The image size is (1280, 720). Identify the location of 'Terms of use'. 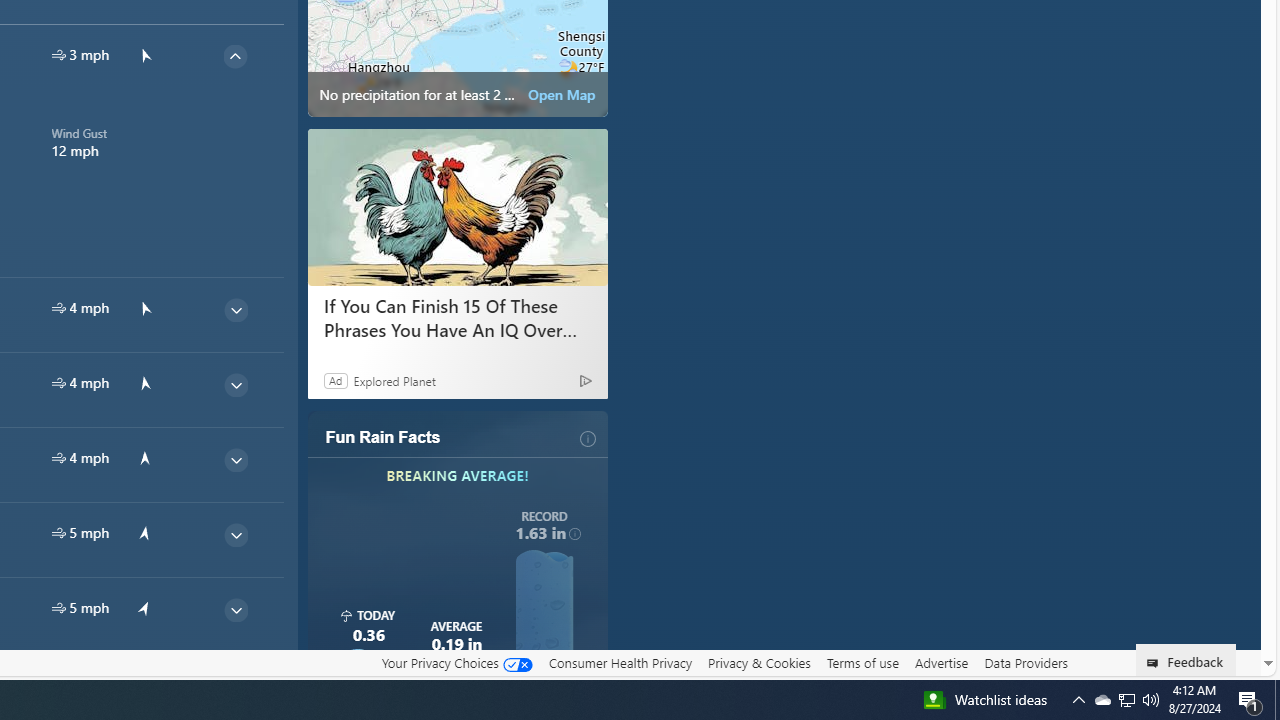
(862, 663).